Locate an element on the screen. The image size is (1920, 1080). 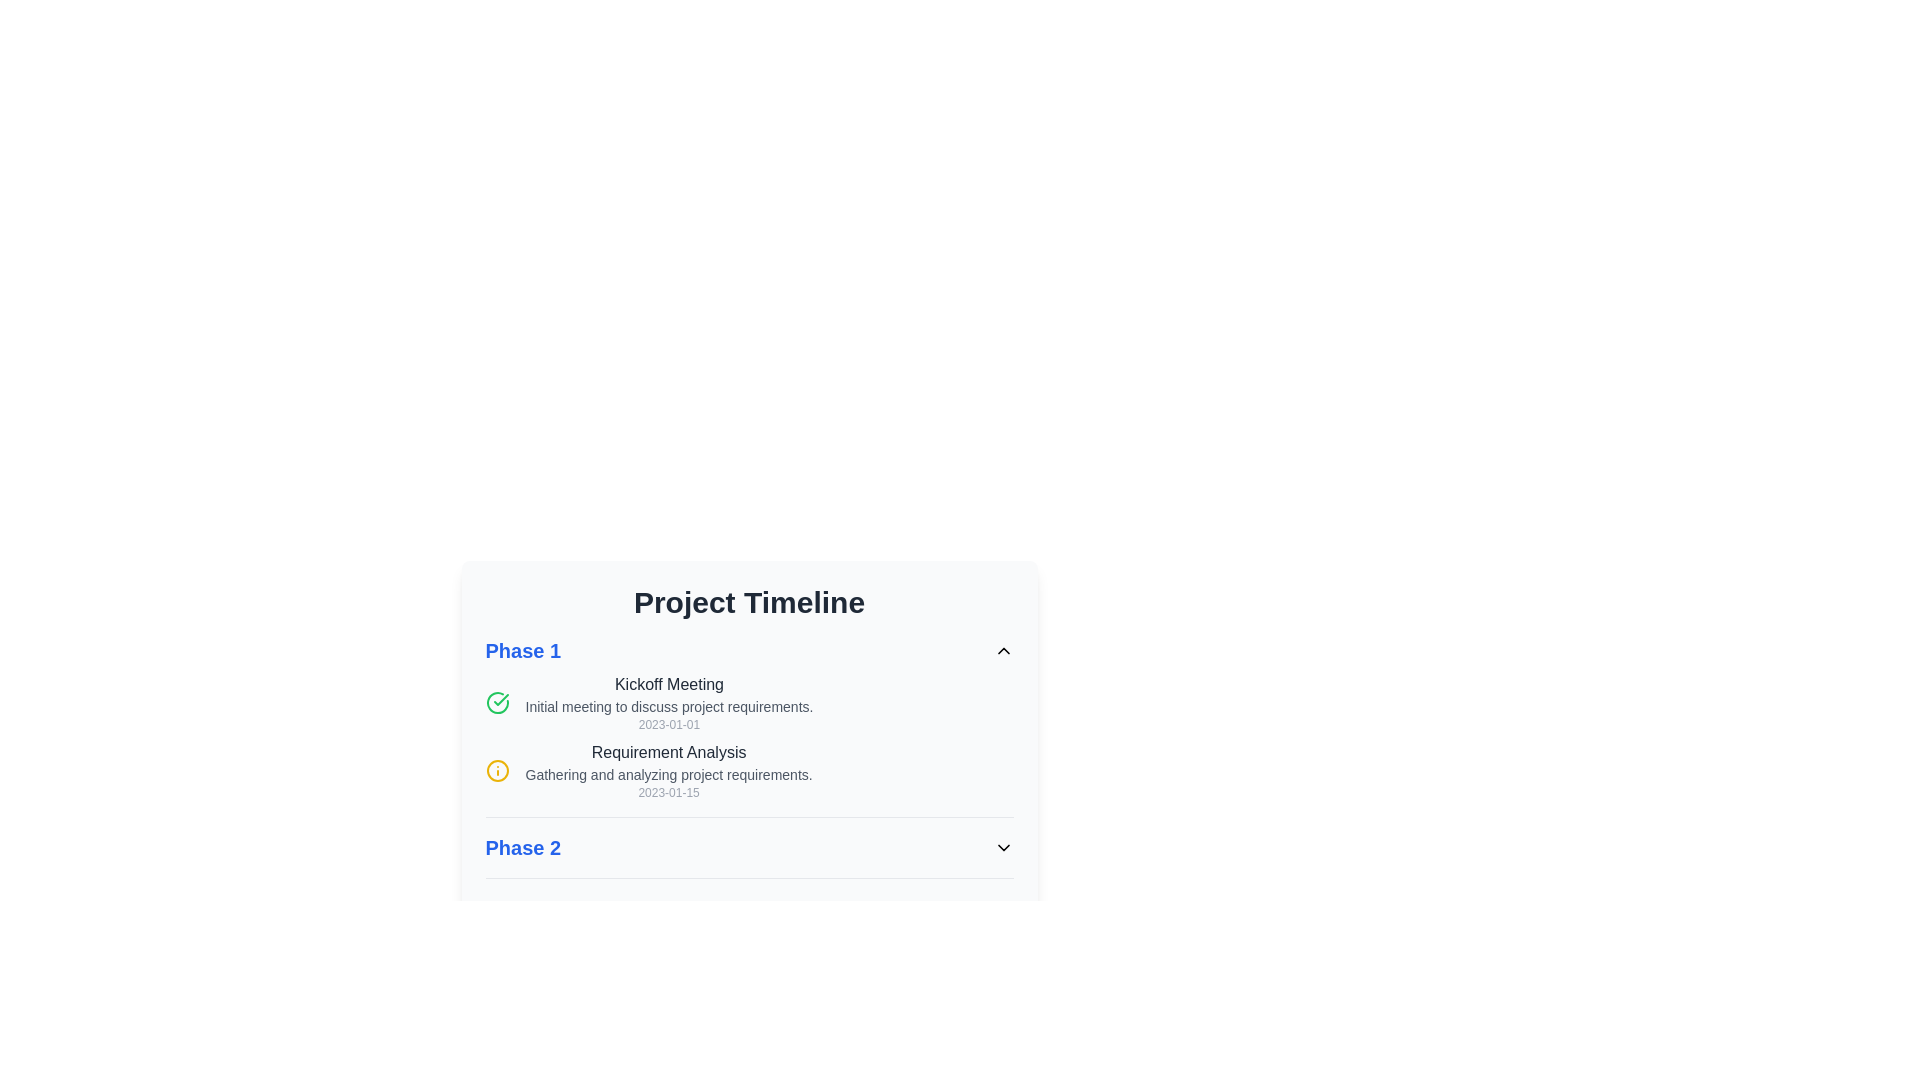
the static text label displaying 'Initial meeting to discuss project requirements.' which is located under the heading 'Kickoff Meeting' in the timeline section is located at coordinates (669, 705).